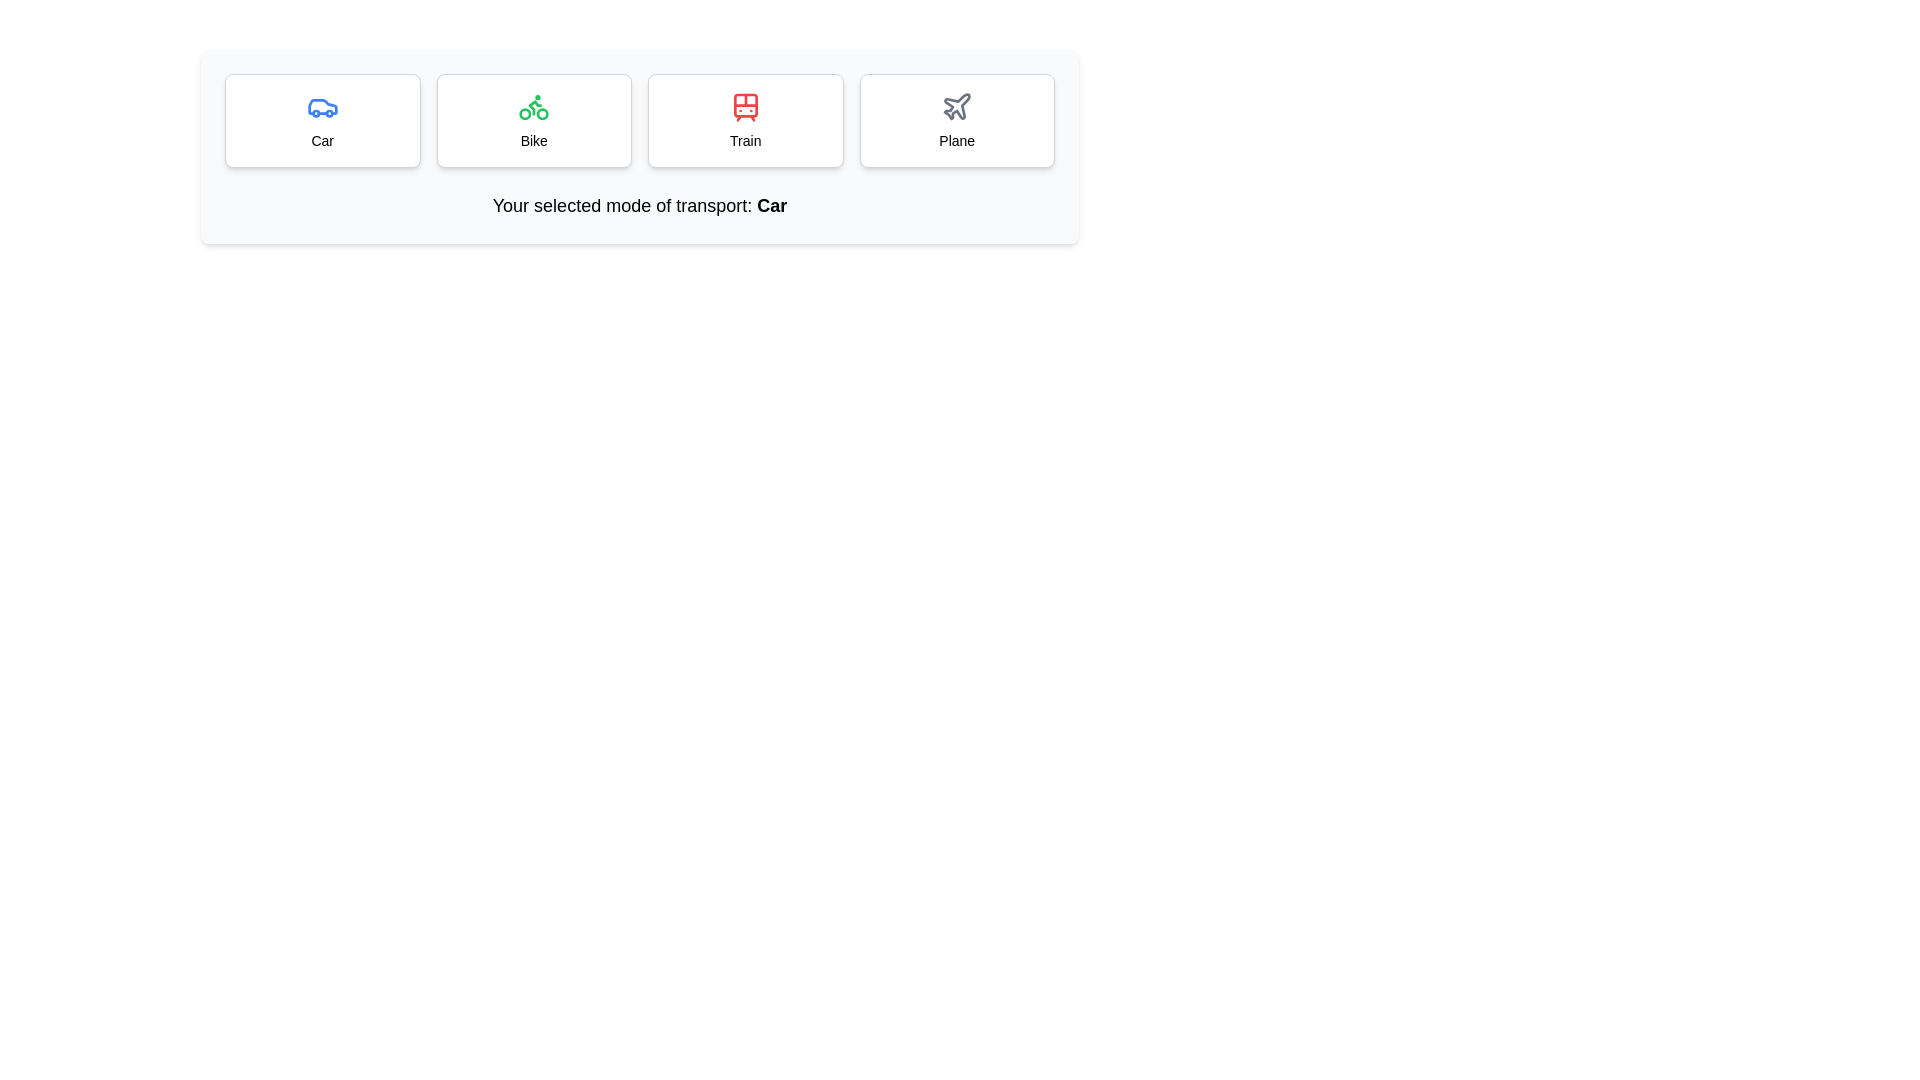 The image size is (1920, 1080). I want to click on the static text display that shows the currently selected transport mode, which reads 'Your selected mode of transport: Car', so click(771, 205).